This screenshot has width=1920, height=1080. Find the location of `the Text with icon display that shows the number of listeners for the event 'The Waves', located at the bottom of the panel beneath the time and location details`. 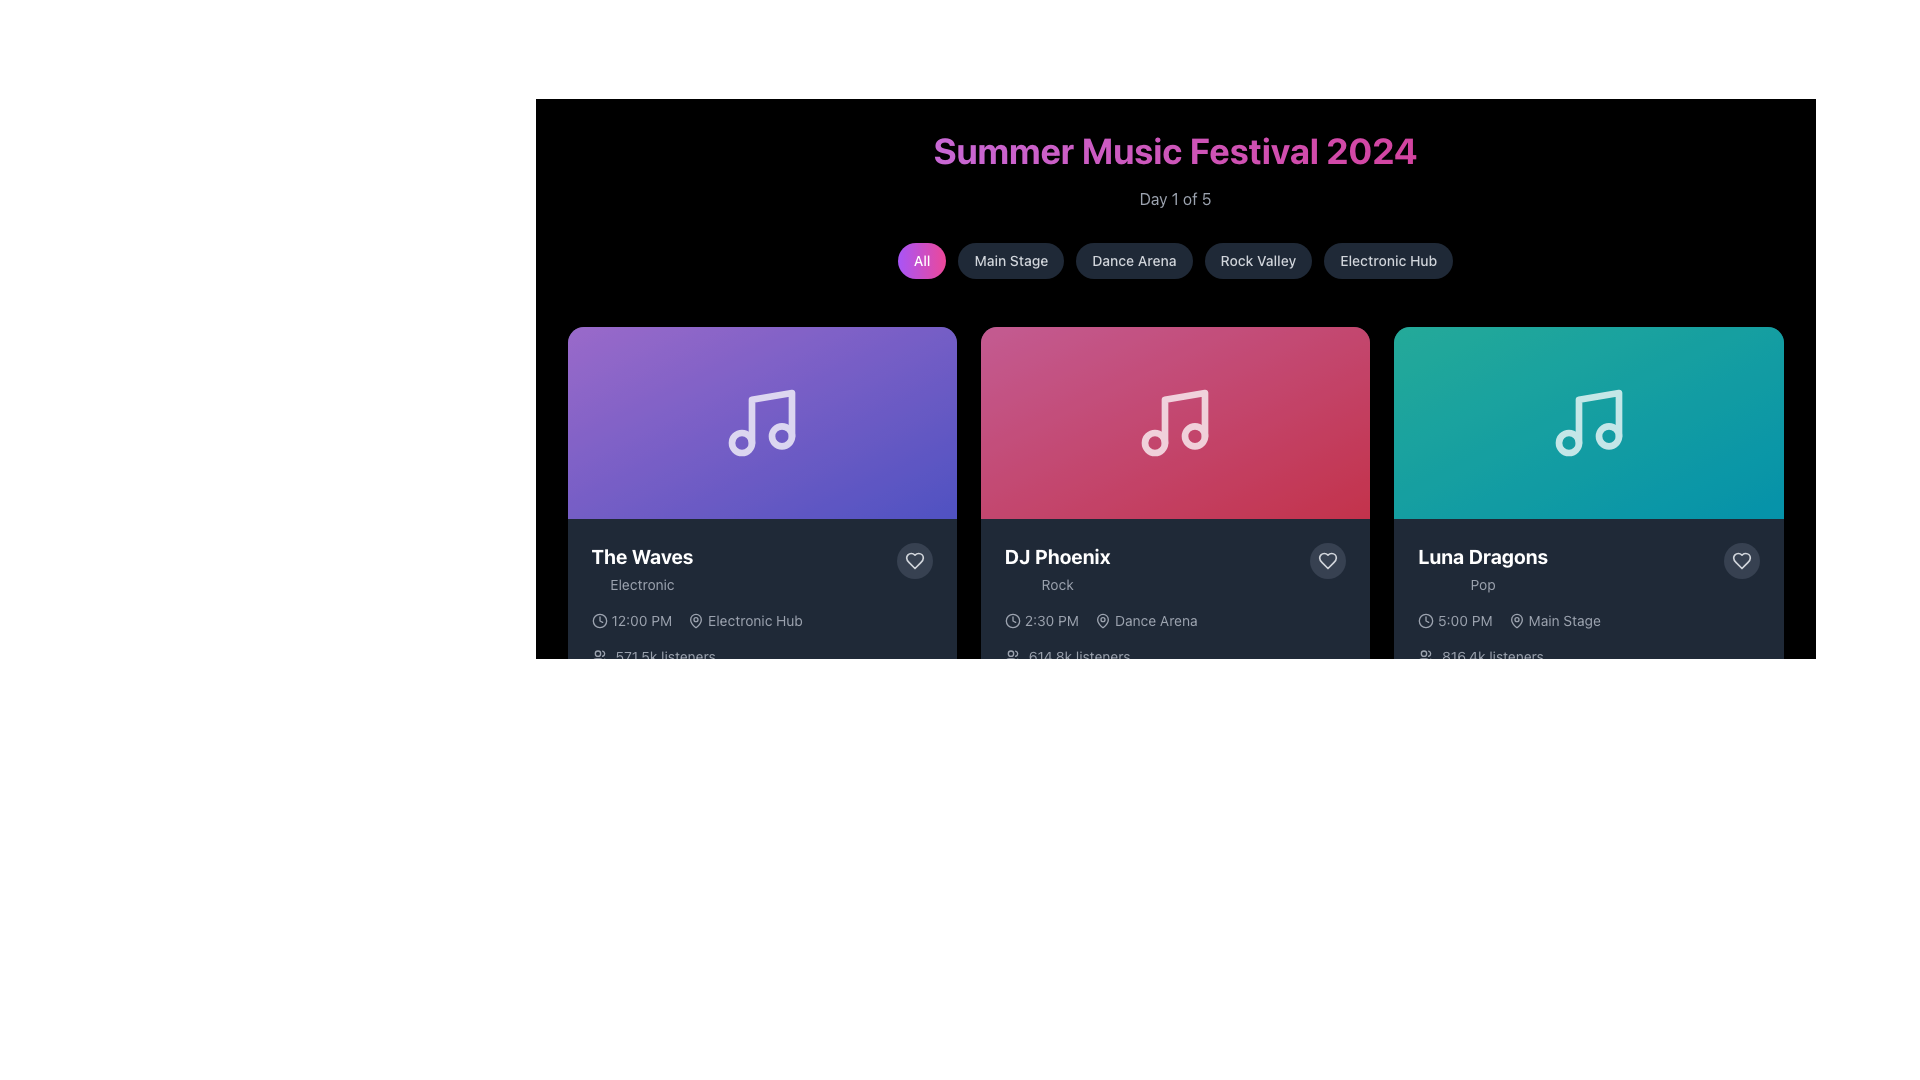

the Text with icon display that shows the number of listeners for the event 'The Waves', located at the bottom of the panel beneath the time and location details is located at coordinates (761, 656).